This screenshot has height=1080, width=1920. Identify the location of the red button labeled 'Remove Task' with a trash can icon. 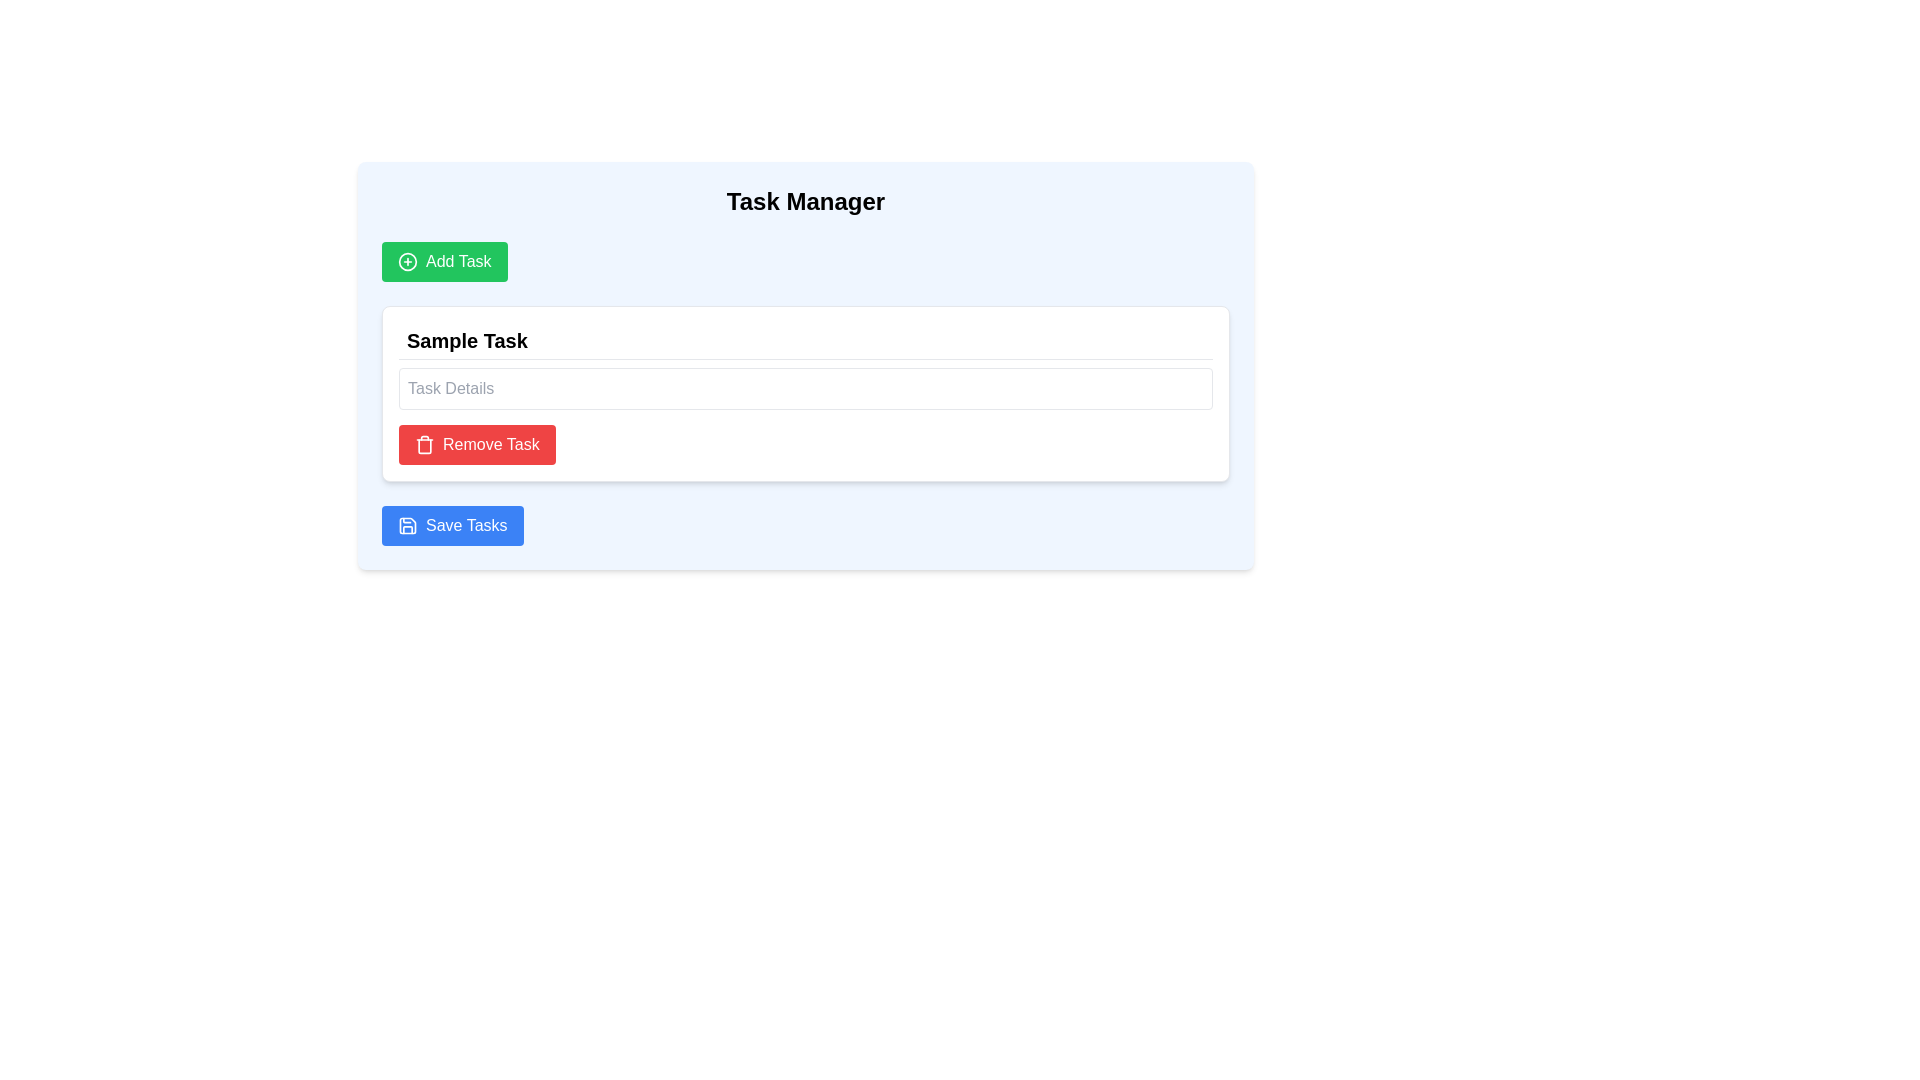
(476, 443).